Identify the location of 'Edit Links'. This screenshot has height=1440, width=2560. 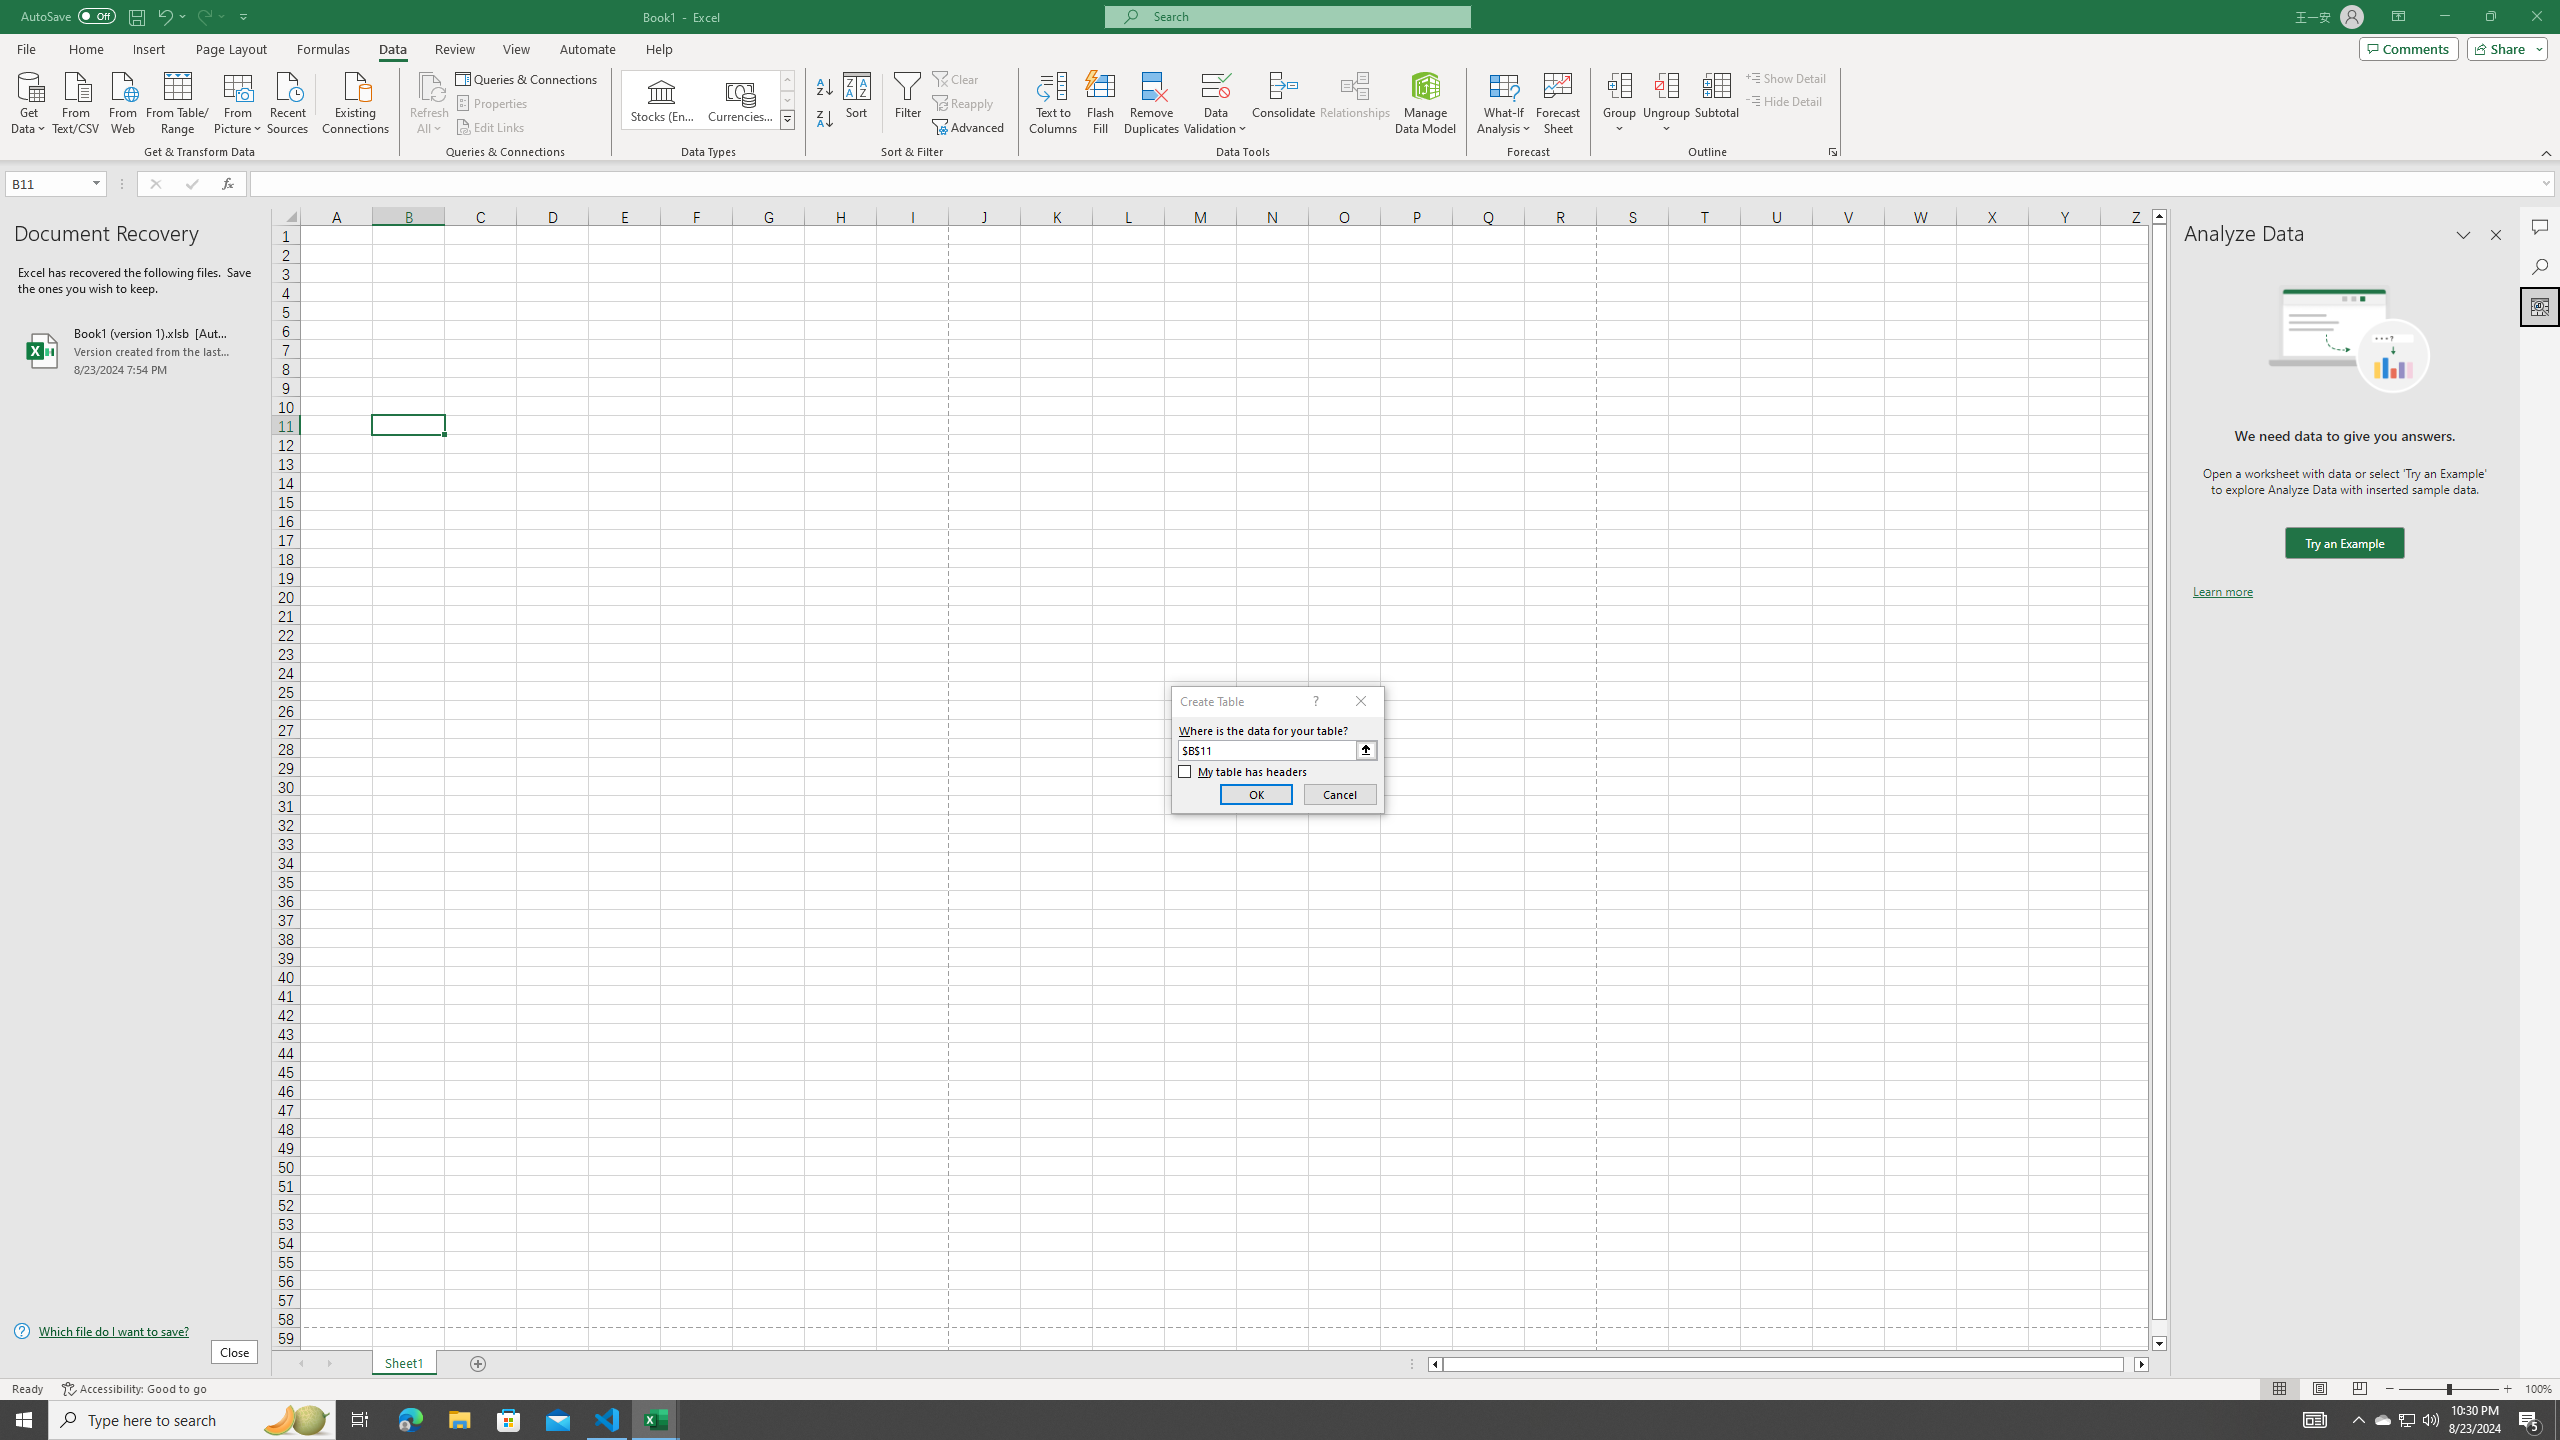
(490, 127).